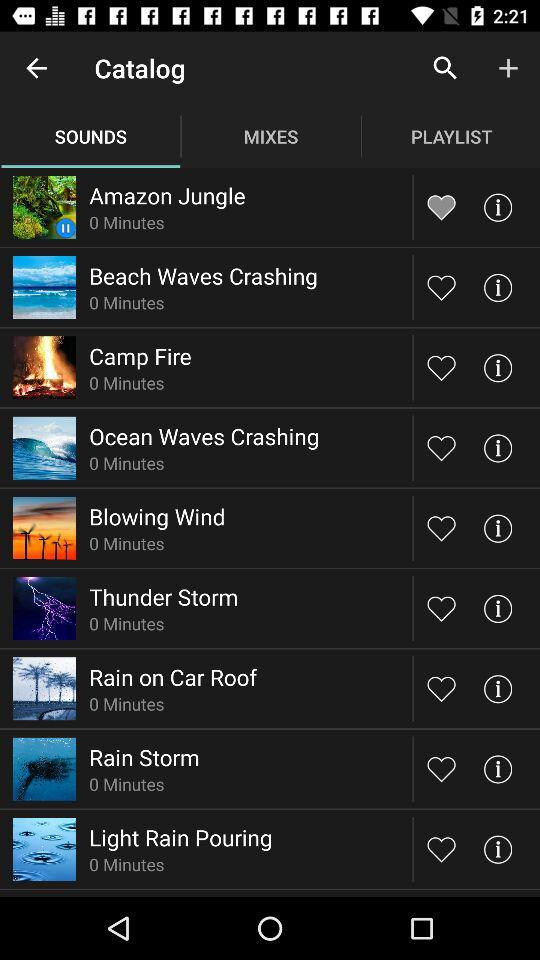 The image size is (540, 960). What do you see at coordinates (496, 207) in the screenshot?
I see `more information` at bounding box center [496, 207].